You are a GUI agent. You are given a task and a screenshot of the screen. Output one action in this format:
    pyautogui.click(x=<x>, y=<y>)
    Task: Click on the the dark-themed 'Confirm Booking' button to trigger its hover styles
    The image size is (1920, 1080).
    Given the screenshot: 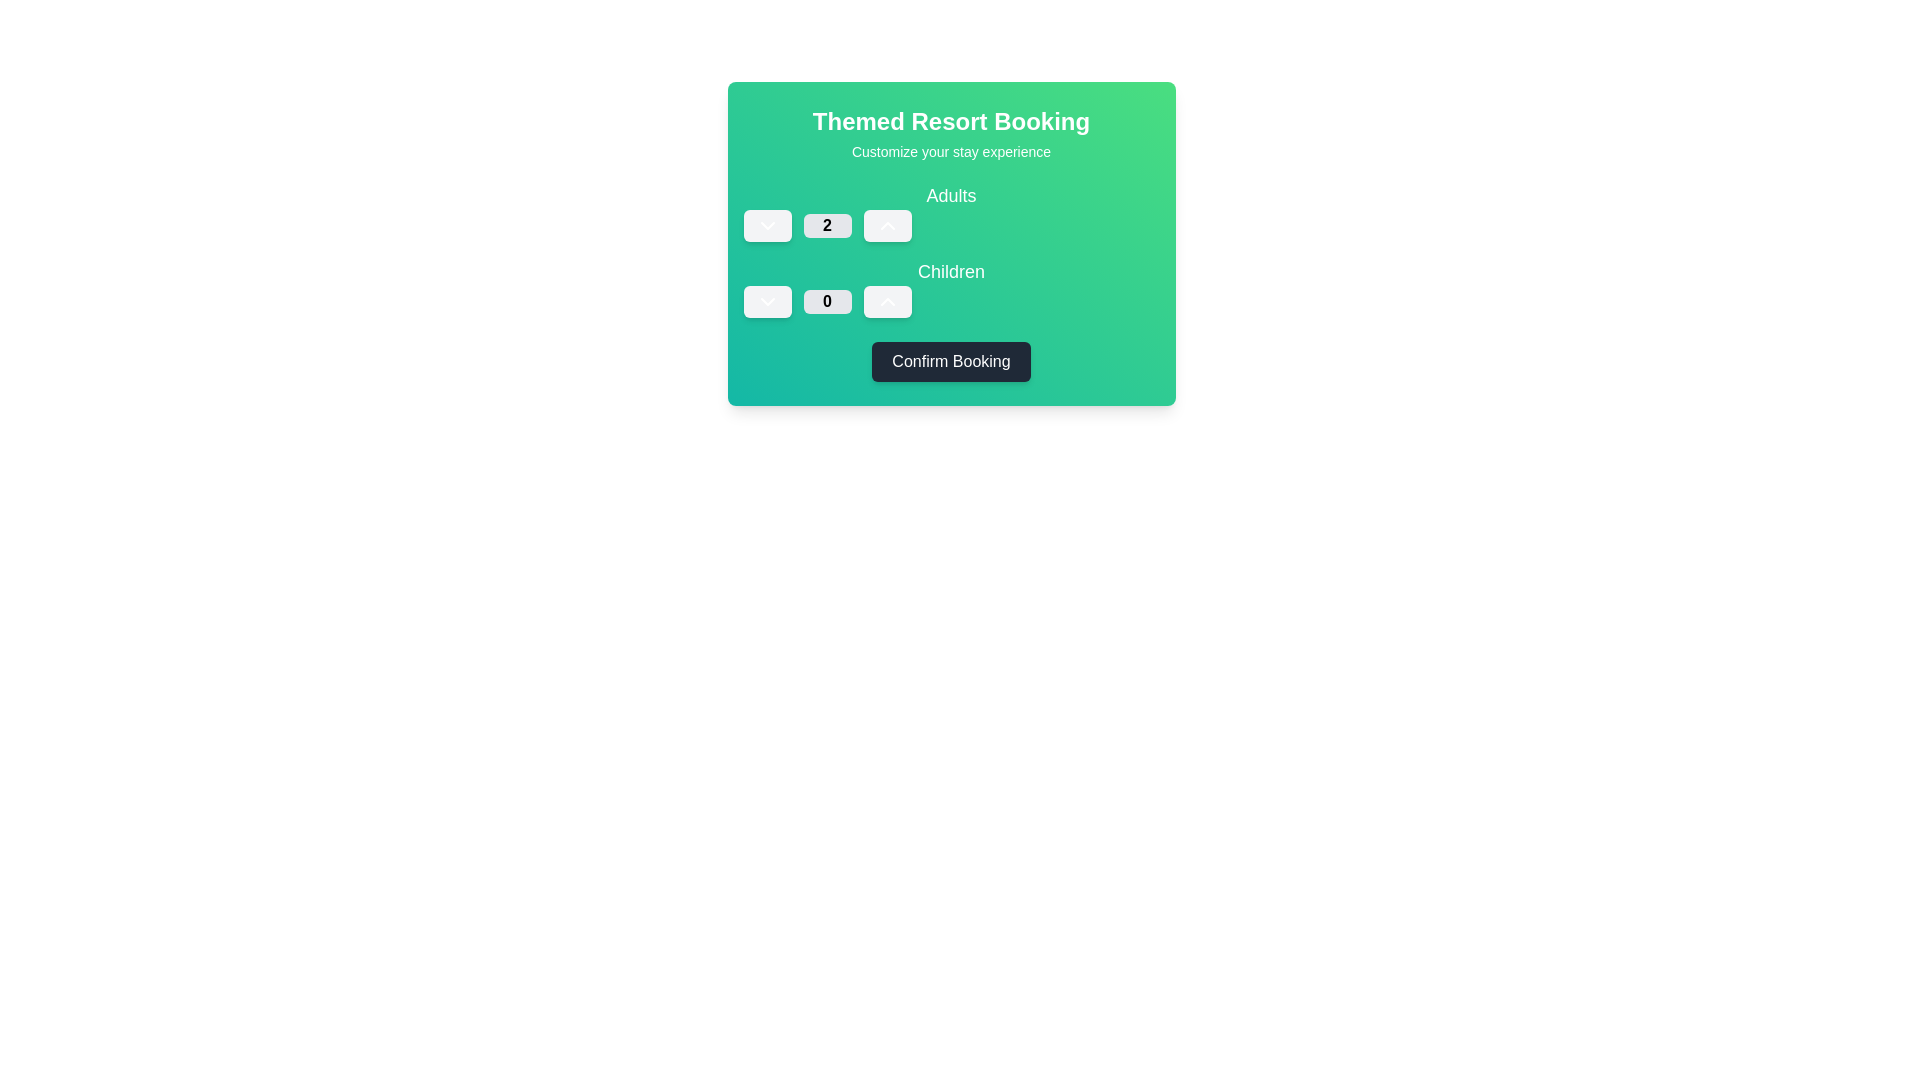 What is the action you would take?
    pyautogui.click(x=950, y=362)
    